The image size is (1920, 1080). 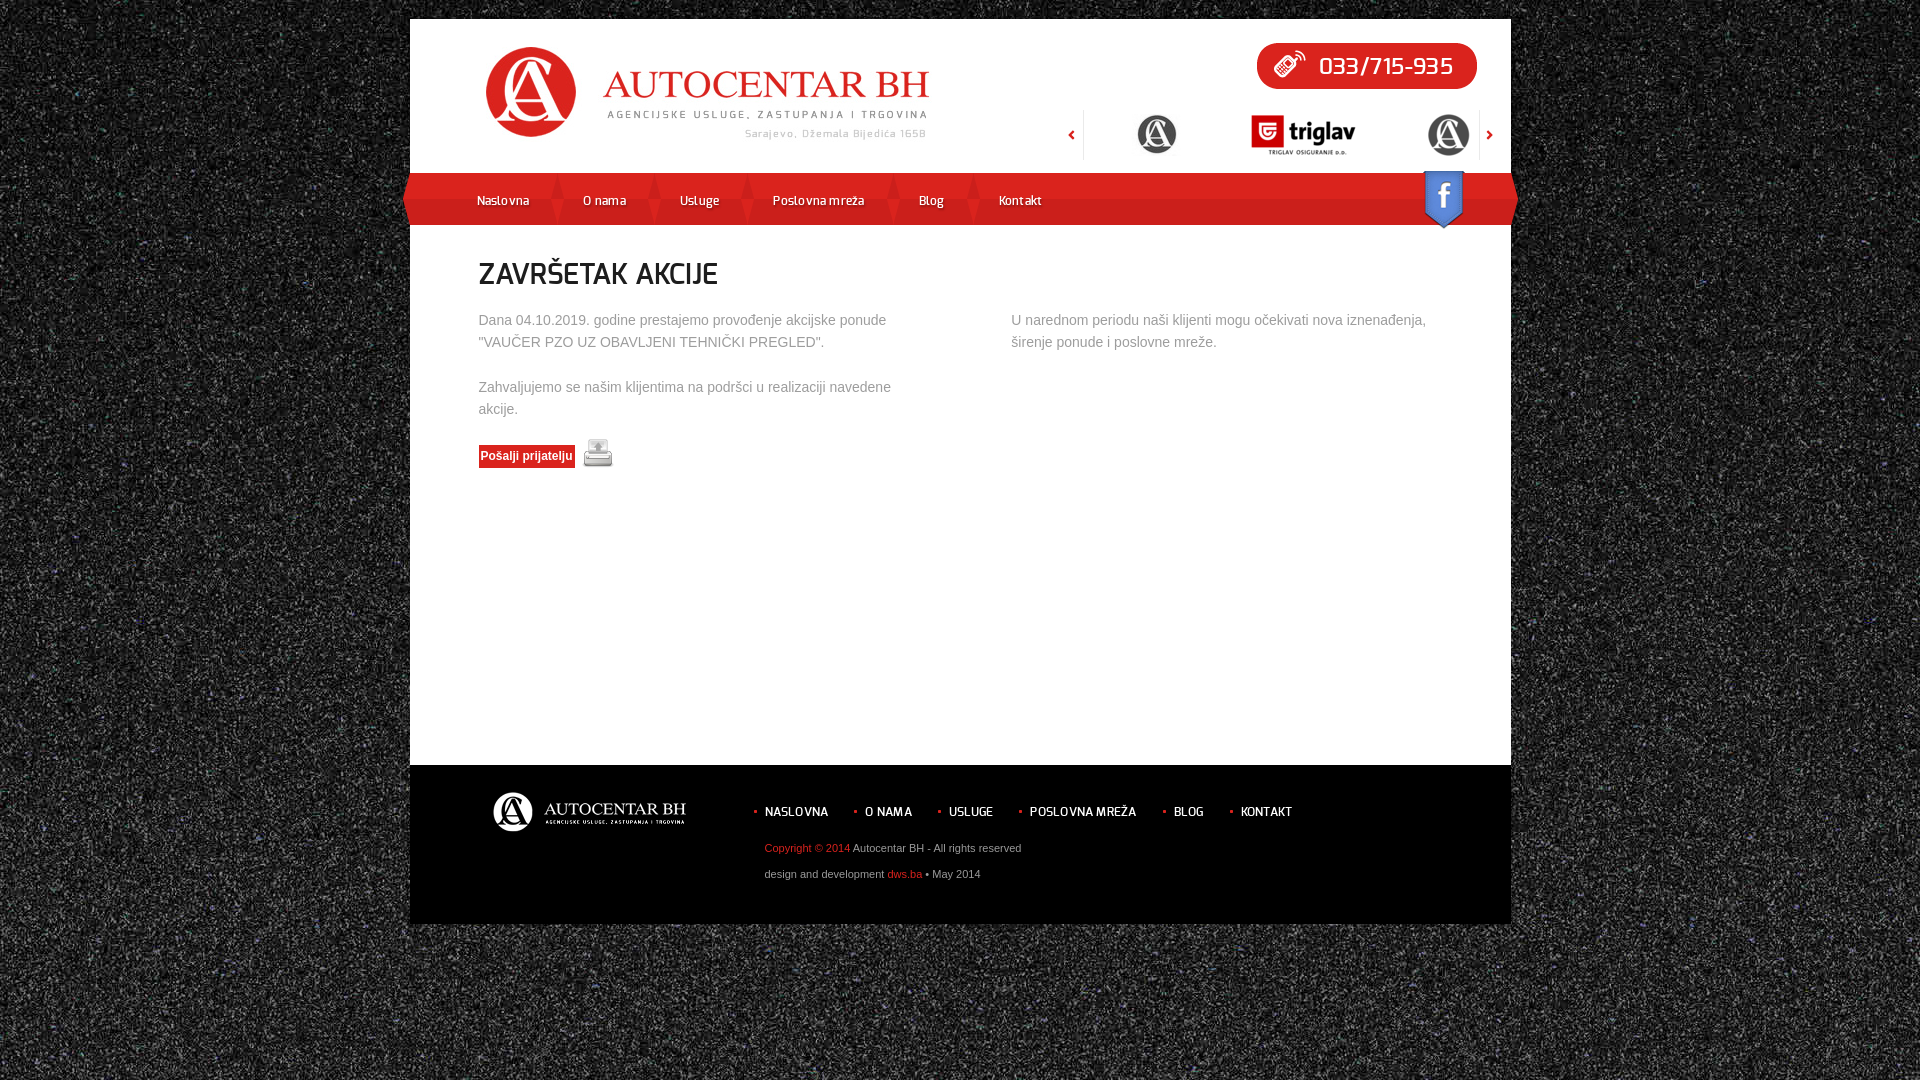 What do you see at coordinates (970, 811) in the screenshot?
I see `'USLUGE'` at bounding box center [970, 811].